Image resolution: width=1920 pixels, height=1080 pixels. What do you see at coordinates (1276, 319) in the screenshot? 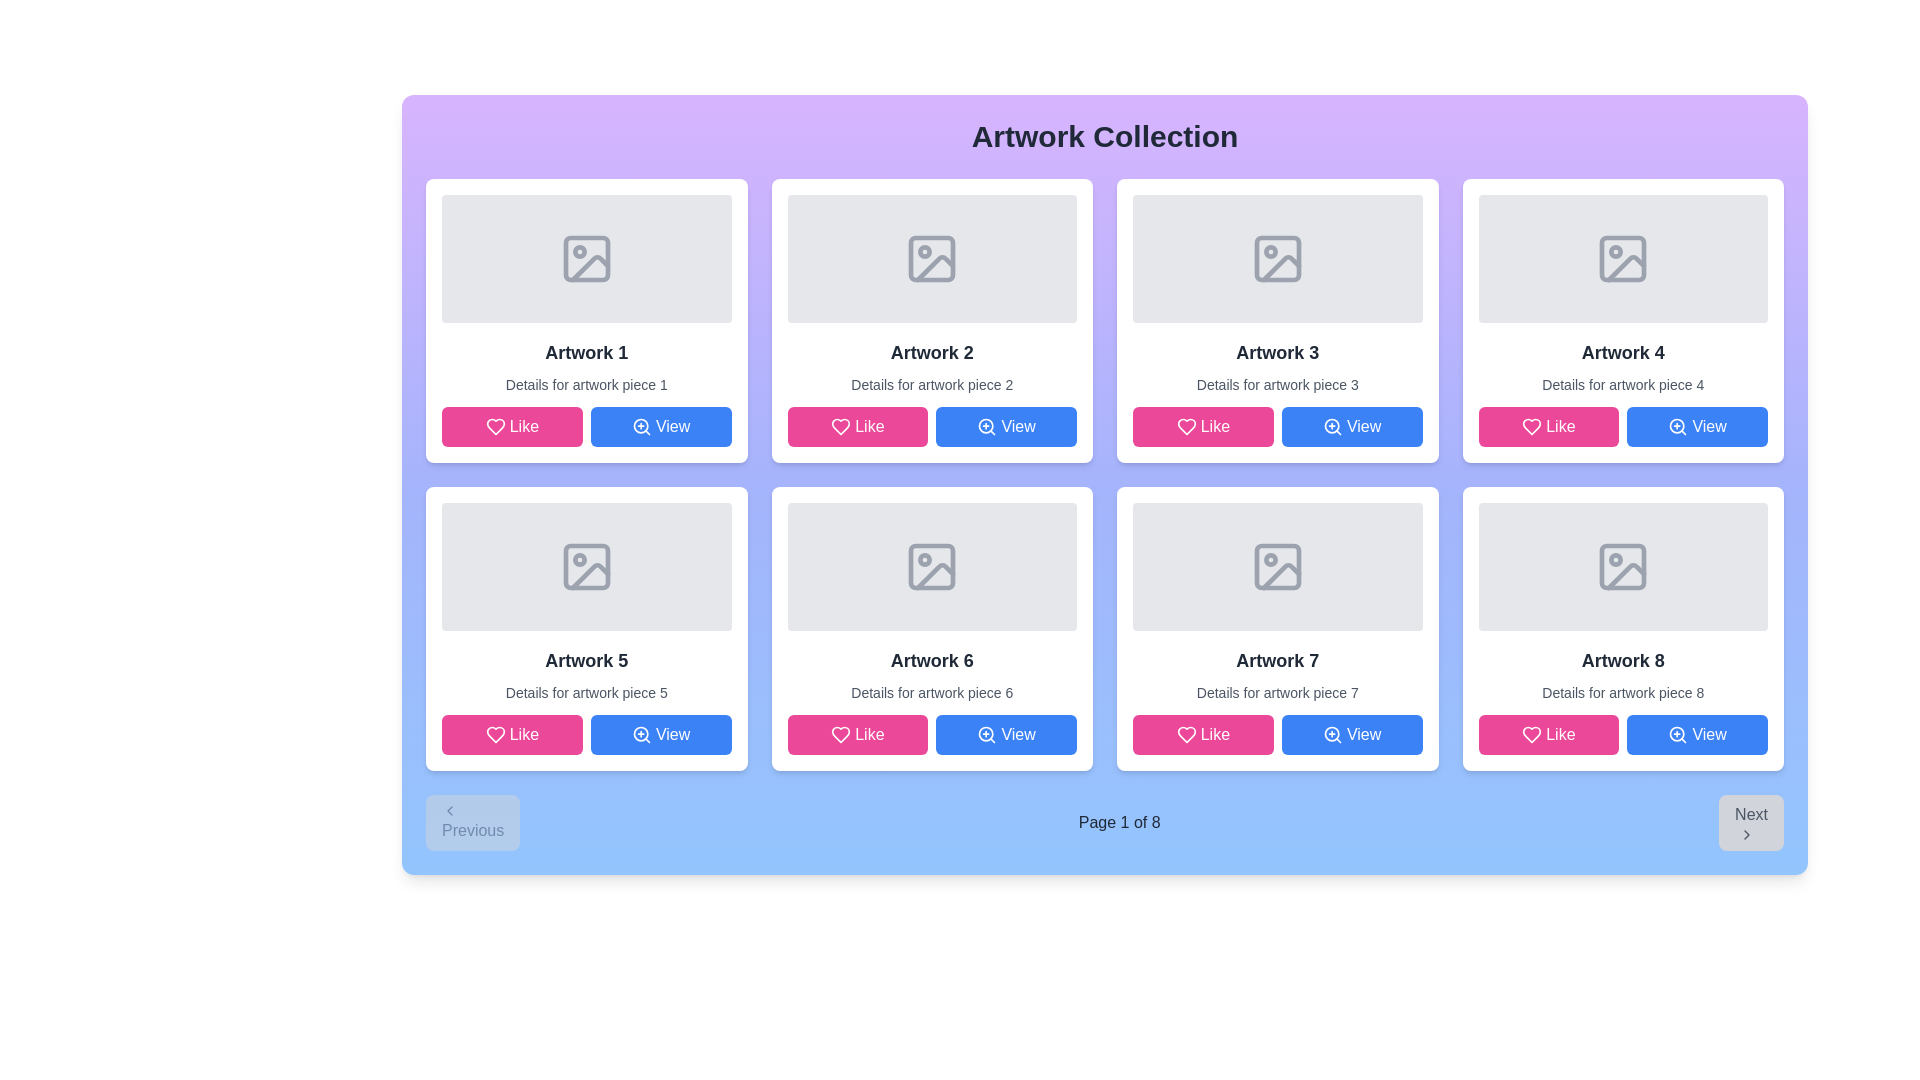
I see `to select the card displaying 'Artwork 3', which is the third card in the first row of a 4x2 grid layout` at bounding box center [1276, 319].